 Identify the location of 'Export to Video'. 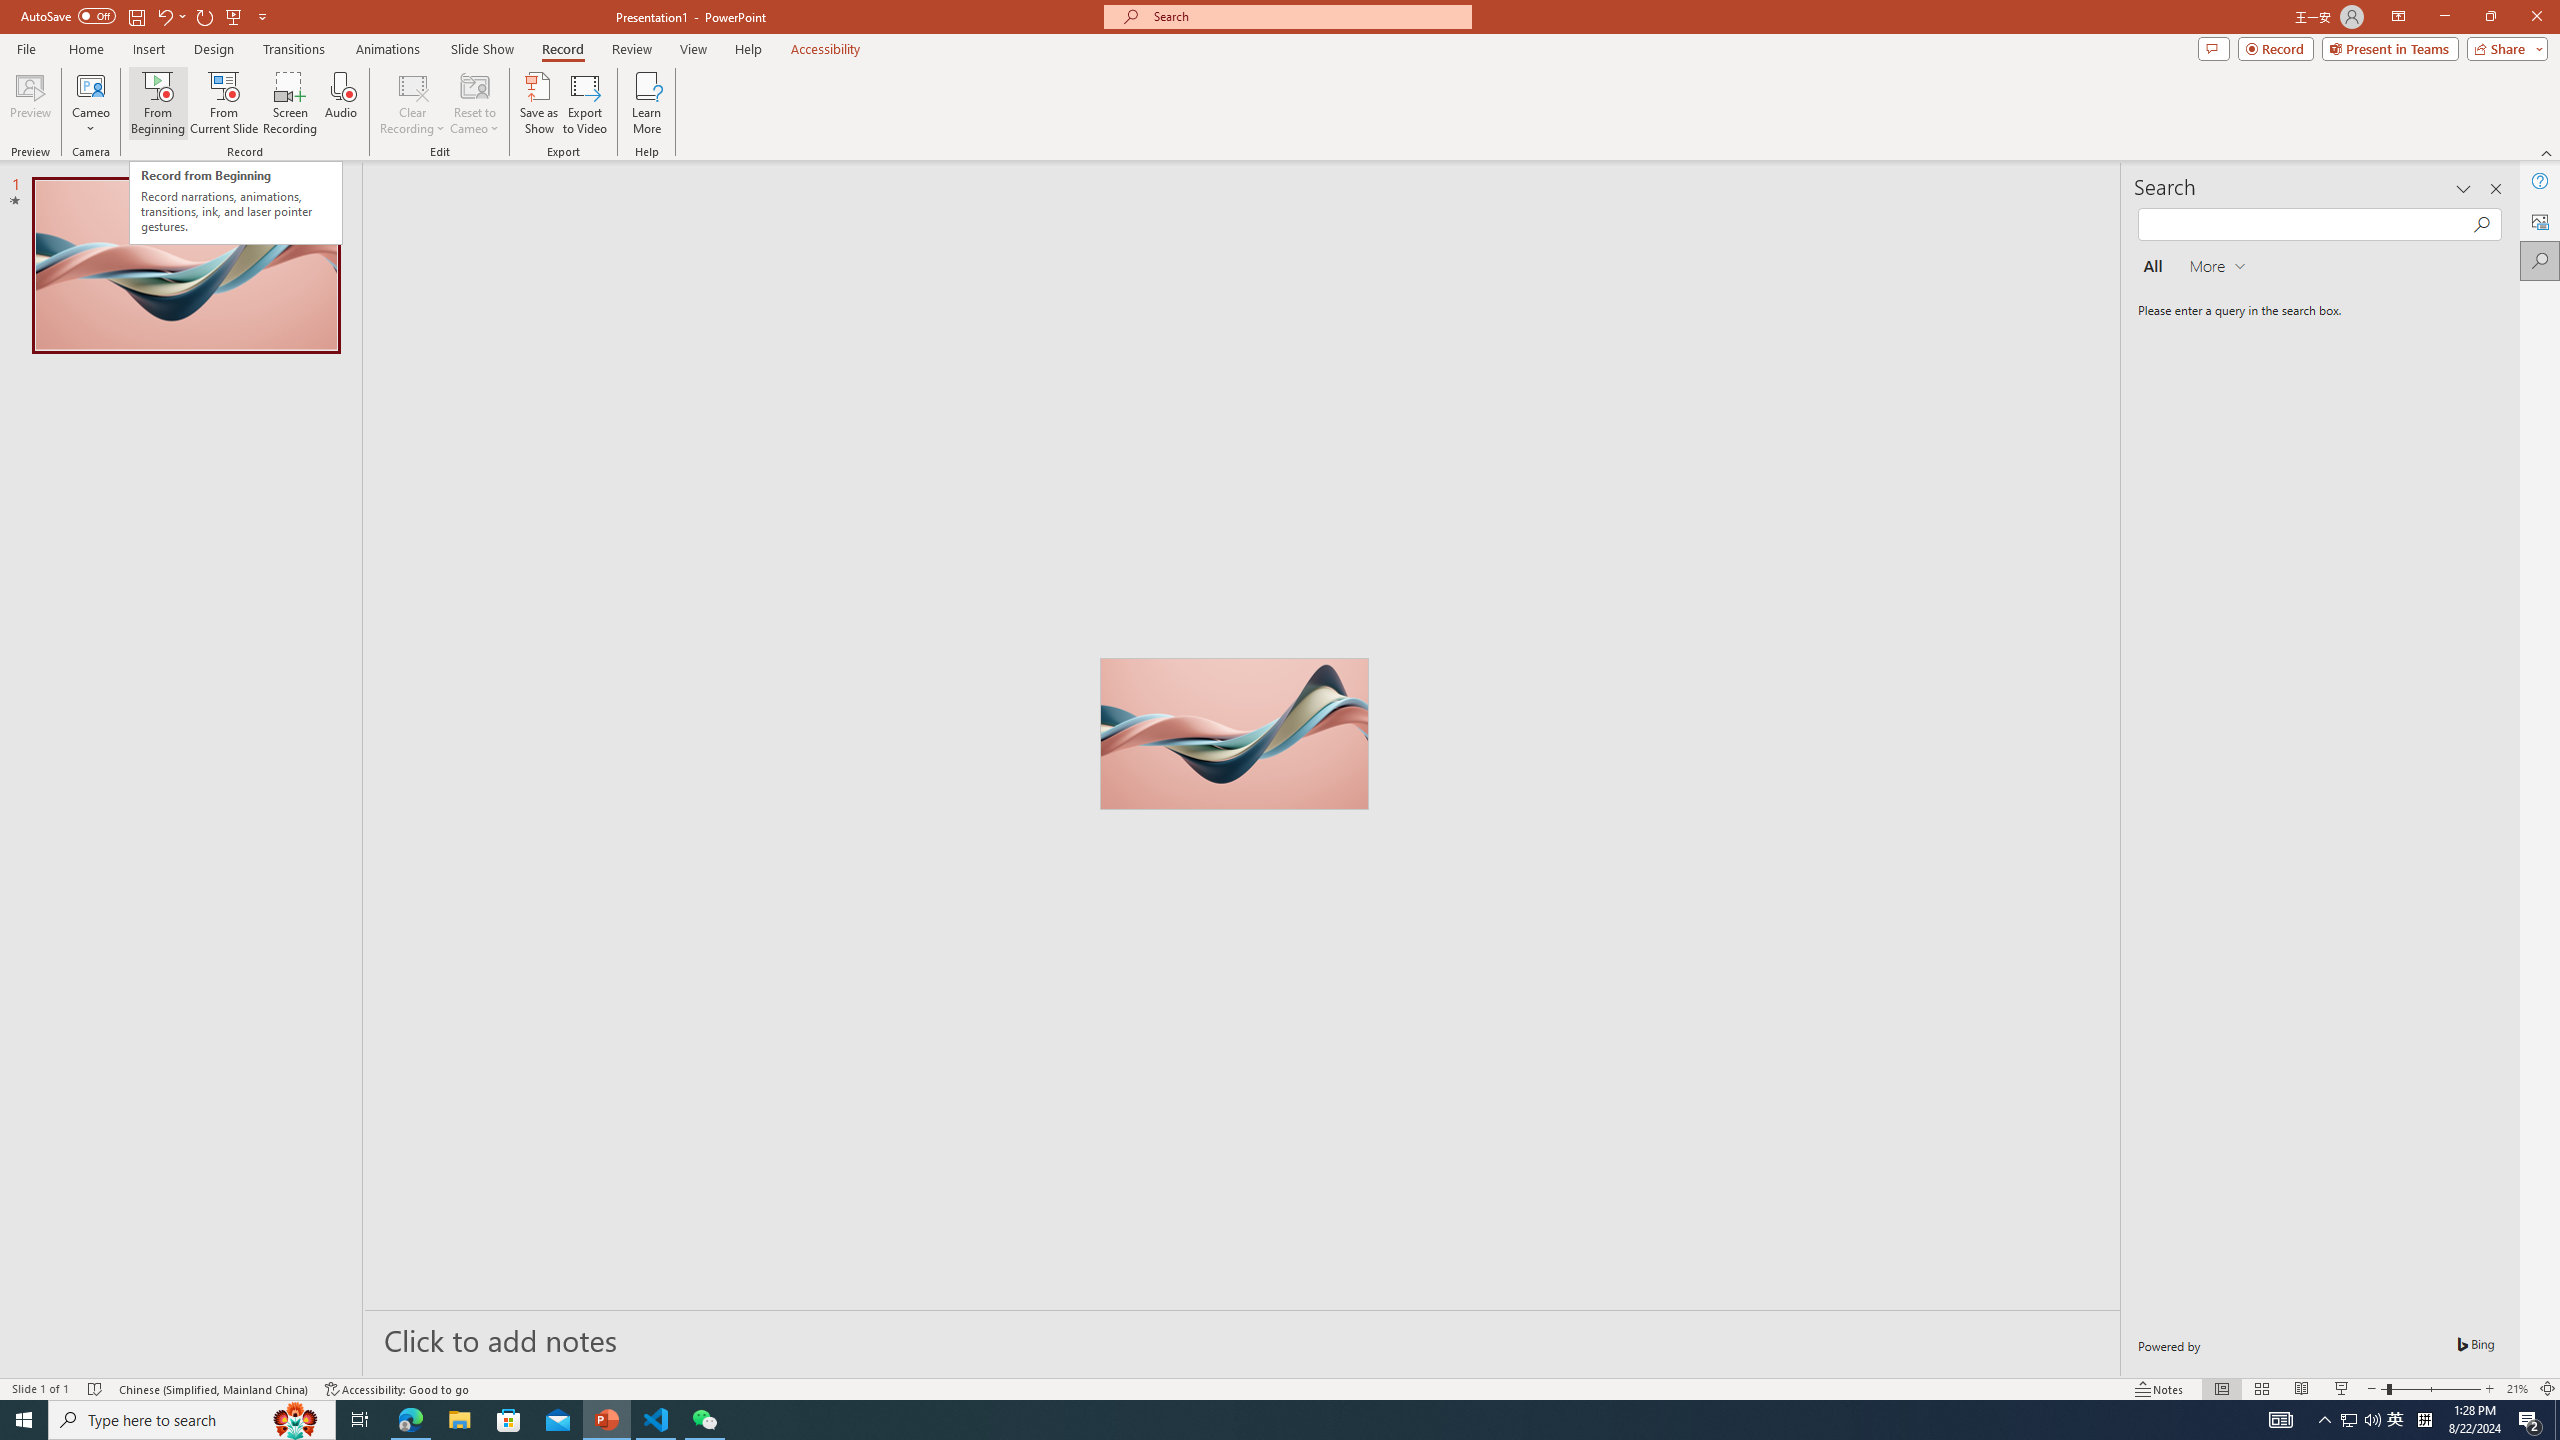
(583, 103).